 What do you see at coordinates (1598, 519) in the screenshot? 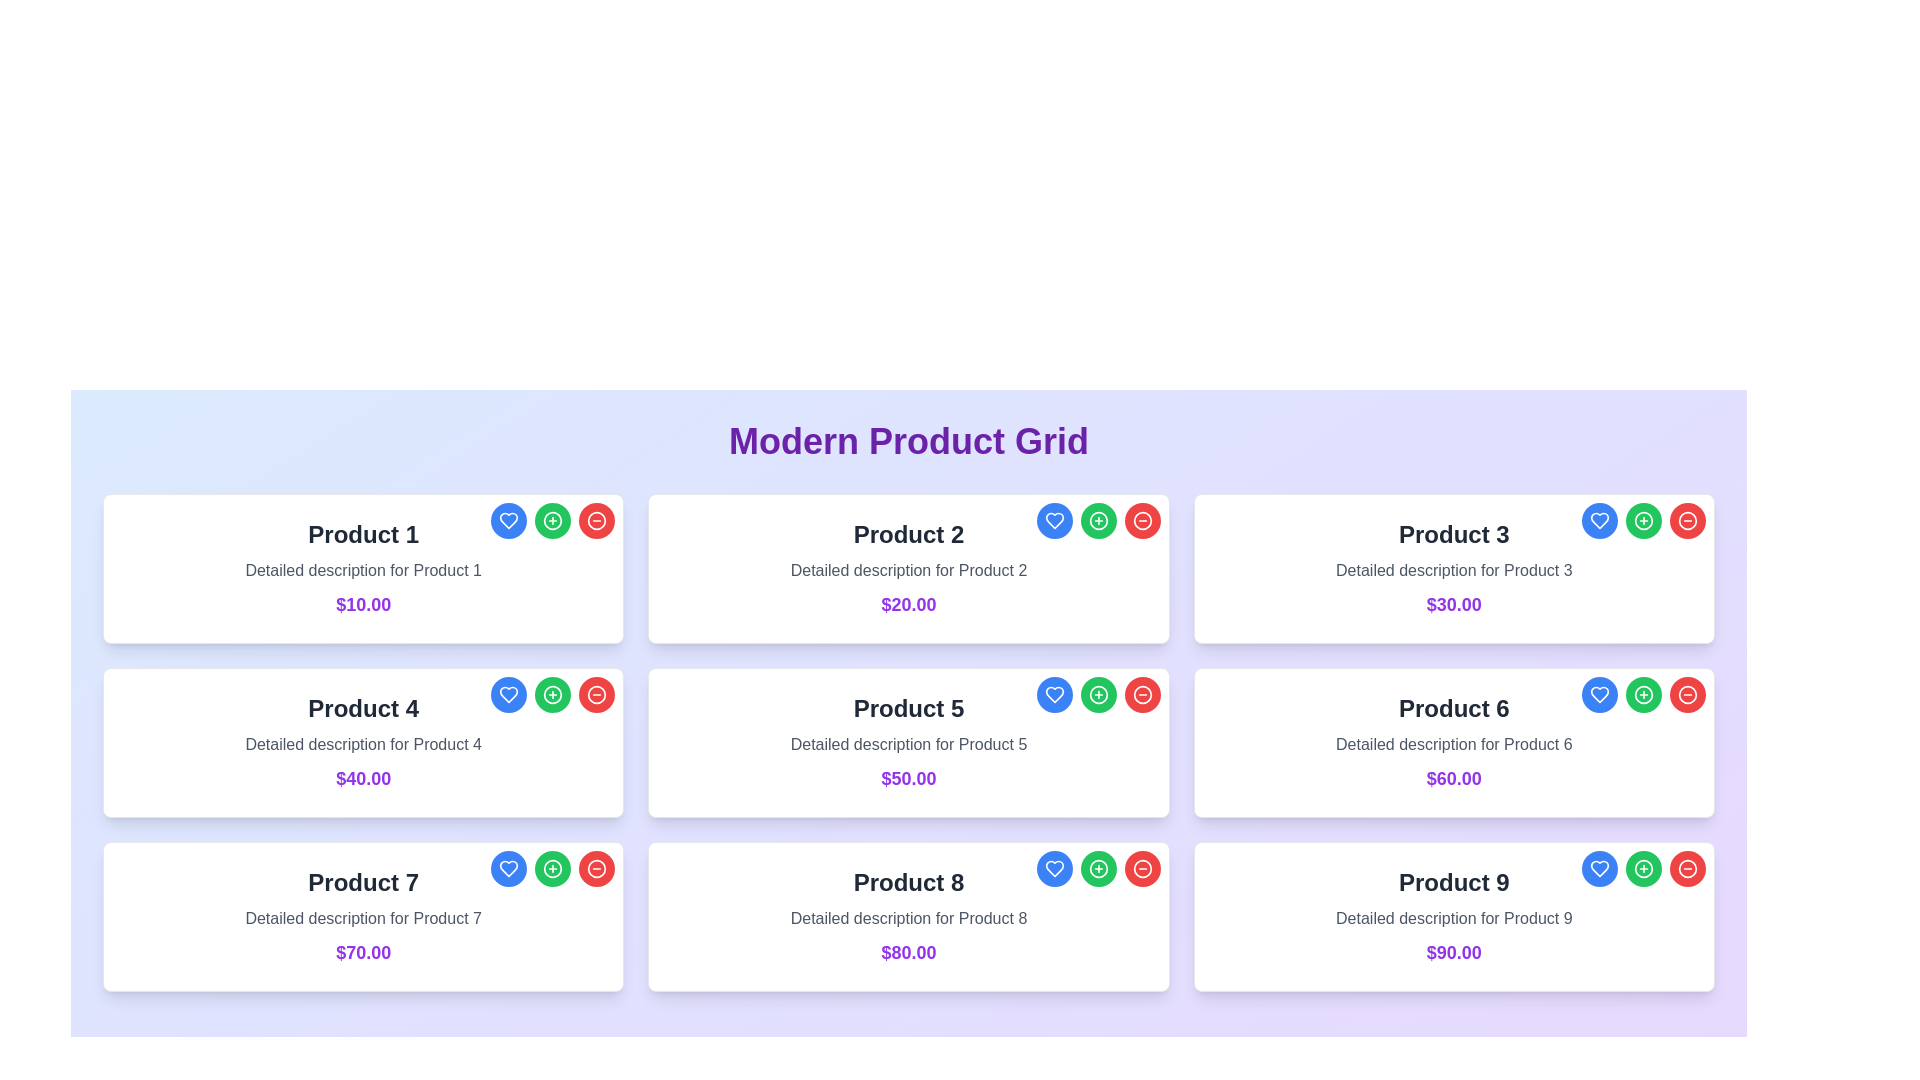
I see `the blue heart-shaped icon in the top-right corner of the 'Product 3' card to trigger the tooltip or visual effect` at bounding box center [1598, 519].